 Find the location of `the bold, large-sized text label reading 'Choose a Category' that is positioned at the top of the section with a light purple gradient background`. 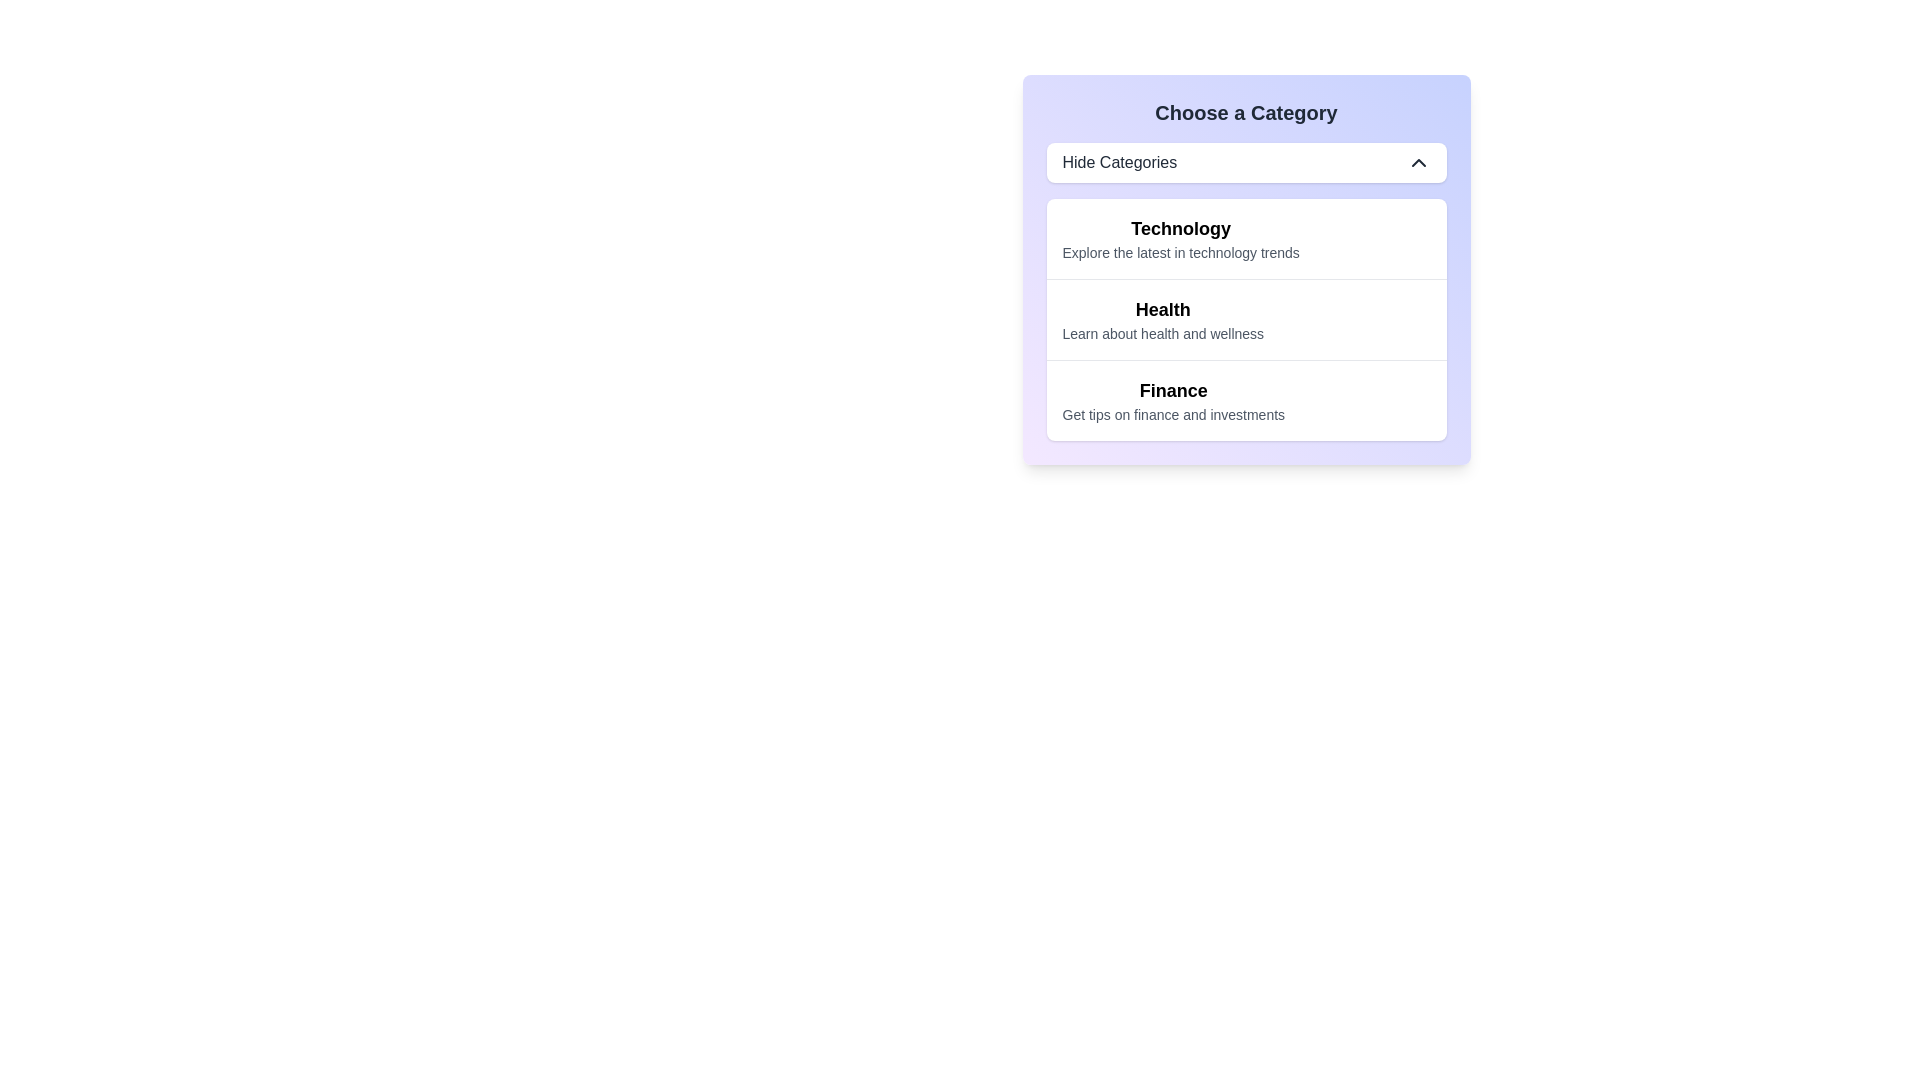

the bold, large-sized text label reading 'Choose a Category' that is positioned at the top of the section with a light purple gradient background is located at coordinates (1245, 112).